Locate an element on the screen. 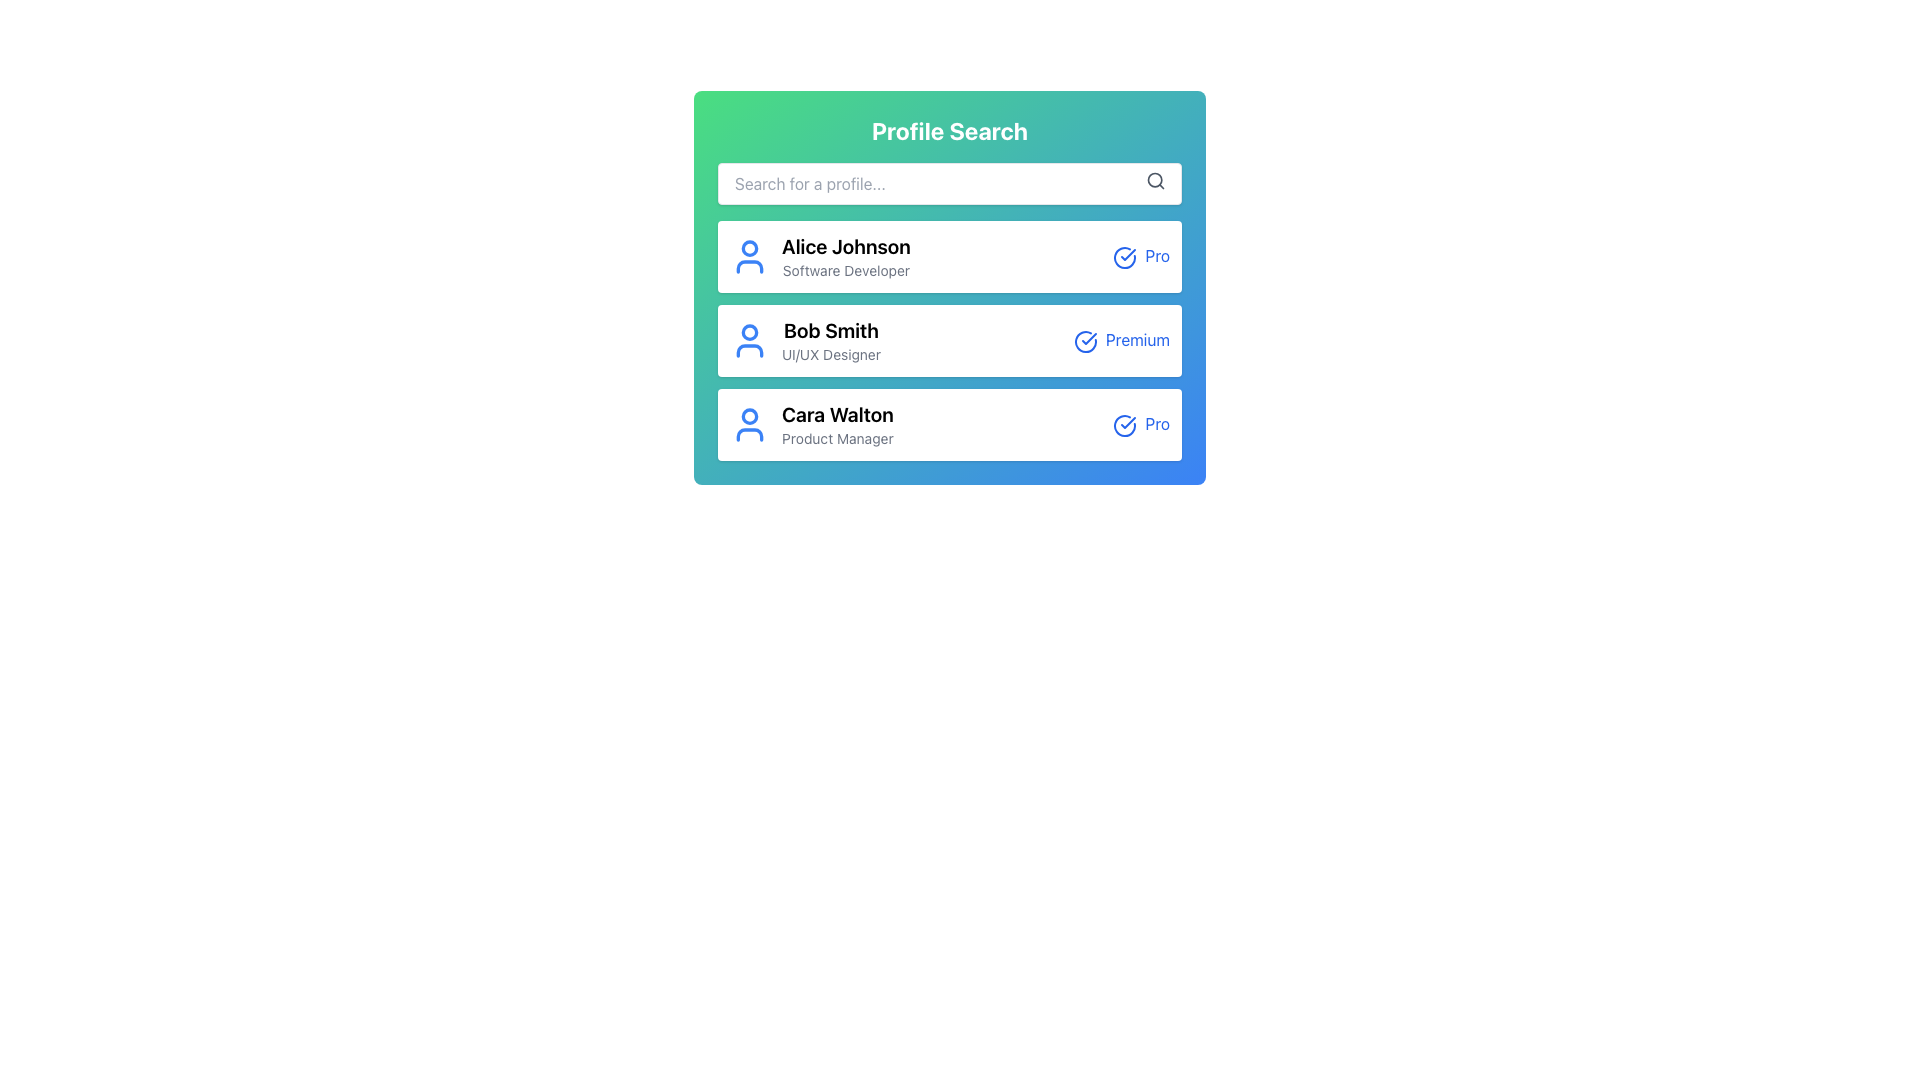 The image size is (1920, 1080). the SVG Circle representing the user's profile icon located in the top-left corner of the third 'Profile Card' under the 'Profile Search' header is located at coordinates (748, 415).